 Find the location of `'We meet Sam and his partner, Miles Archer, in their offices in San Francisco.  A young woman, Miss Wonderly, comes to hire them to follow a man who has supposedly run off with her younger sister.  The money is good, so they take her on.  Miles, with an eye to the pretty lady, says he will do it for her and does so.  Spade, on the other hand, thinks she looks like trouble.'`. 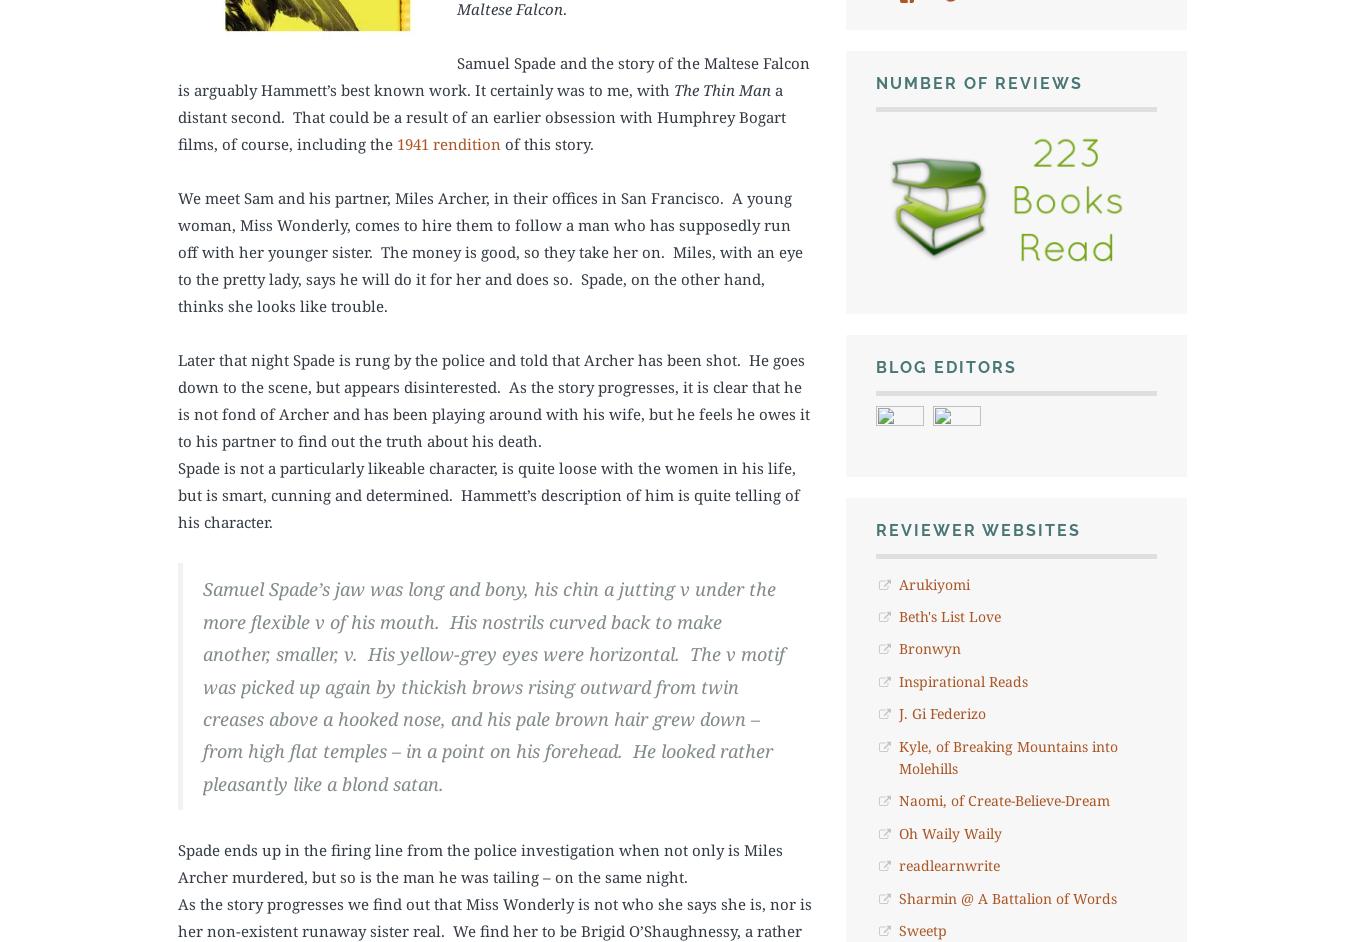

'We meet Sam and his partner, Miles Archer, in their offices in San Francisco.  A young woman, Miss Wonderly, comes to hire them to follow a man who has supposedly run off with her younger sister.  The money is good, so they take her on.  Miles, with an eye to the pretty lady, says he will do it for her and does so.  Spade, on the other hand, thinks she looks like trouble.' is located at coordinates (489, 250).